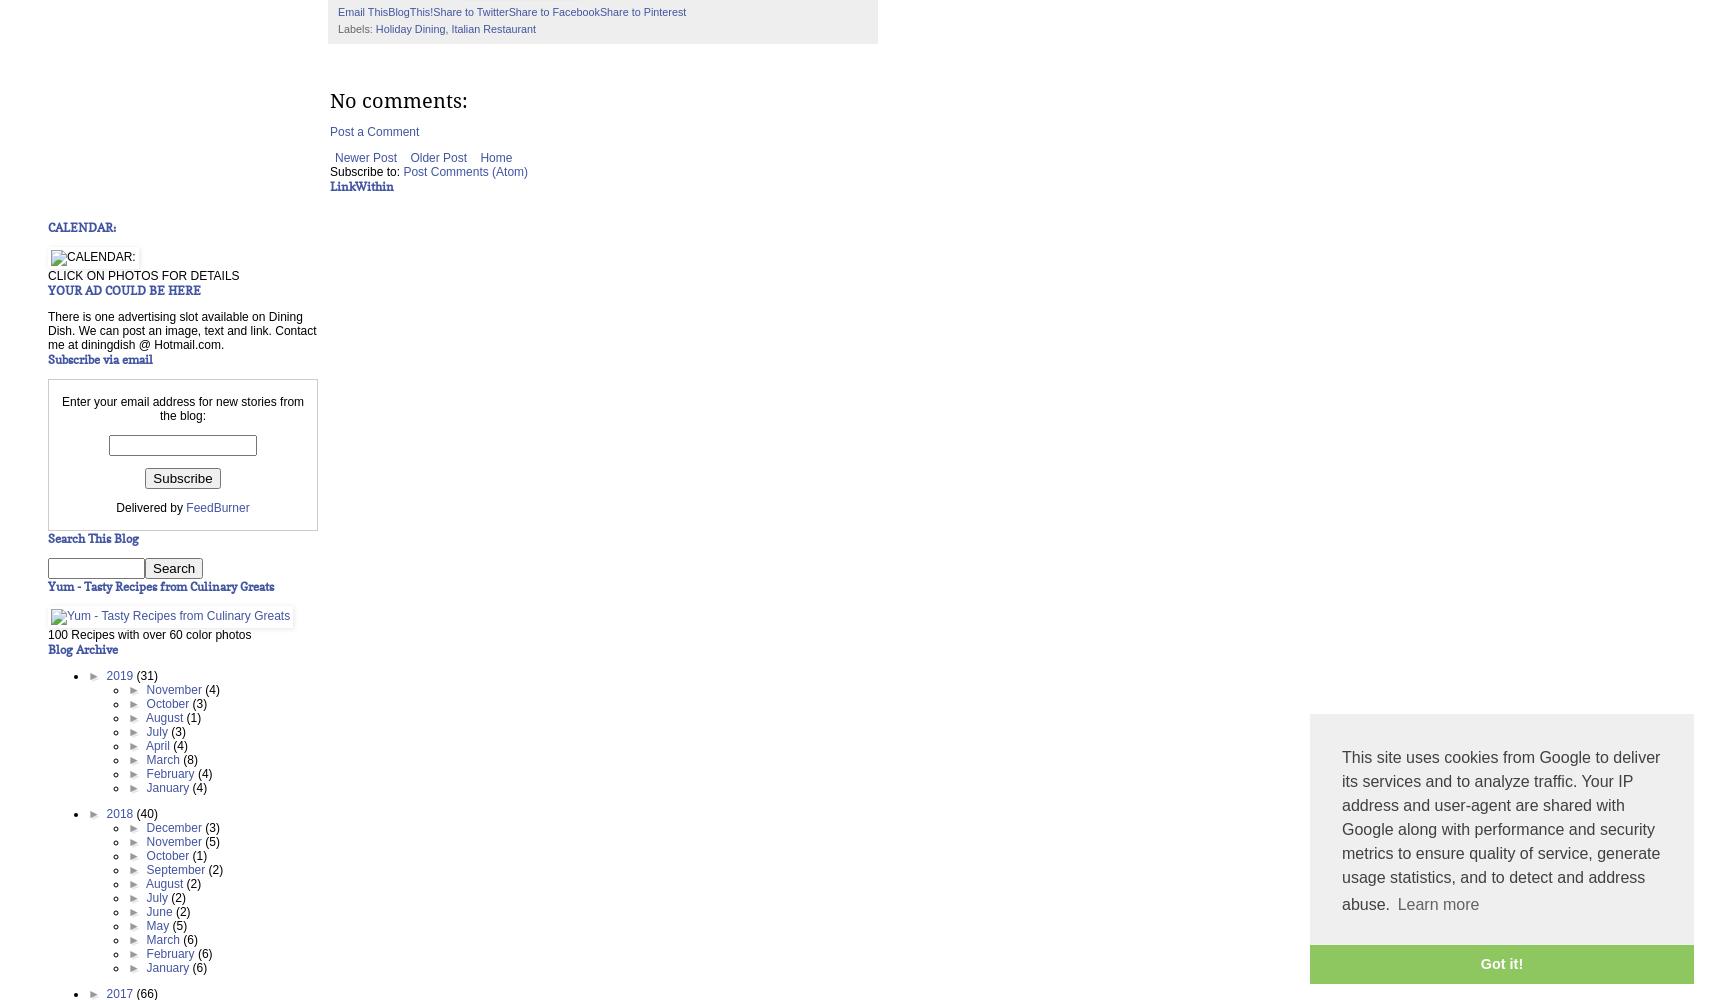  What do you see at coordinates (373, 132) in the screenshot?
I see `'Post a Comment'` at bounding box center [373, 132].